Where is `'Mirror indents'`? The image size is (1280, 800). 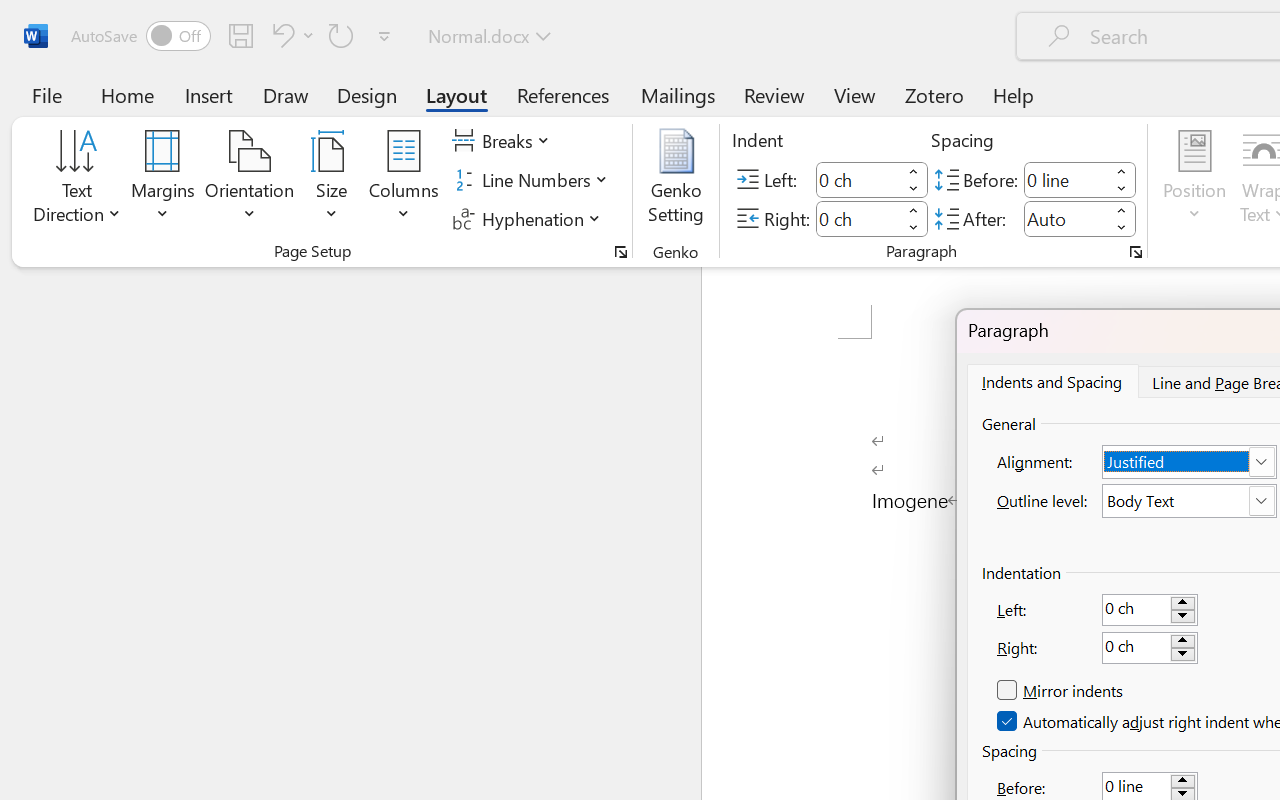
'Mirror indents' is located at coordinates (1060, 691).